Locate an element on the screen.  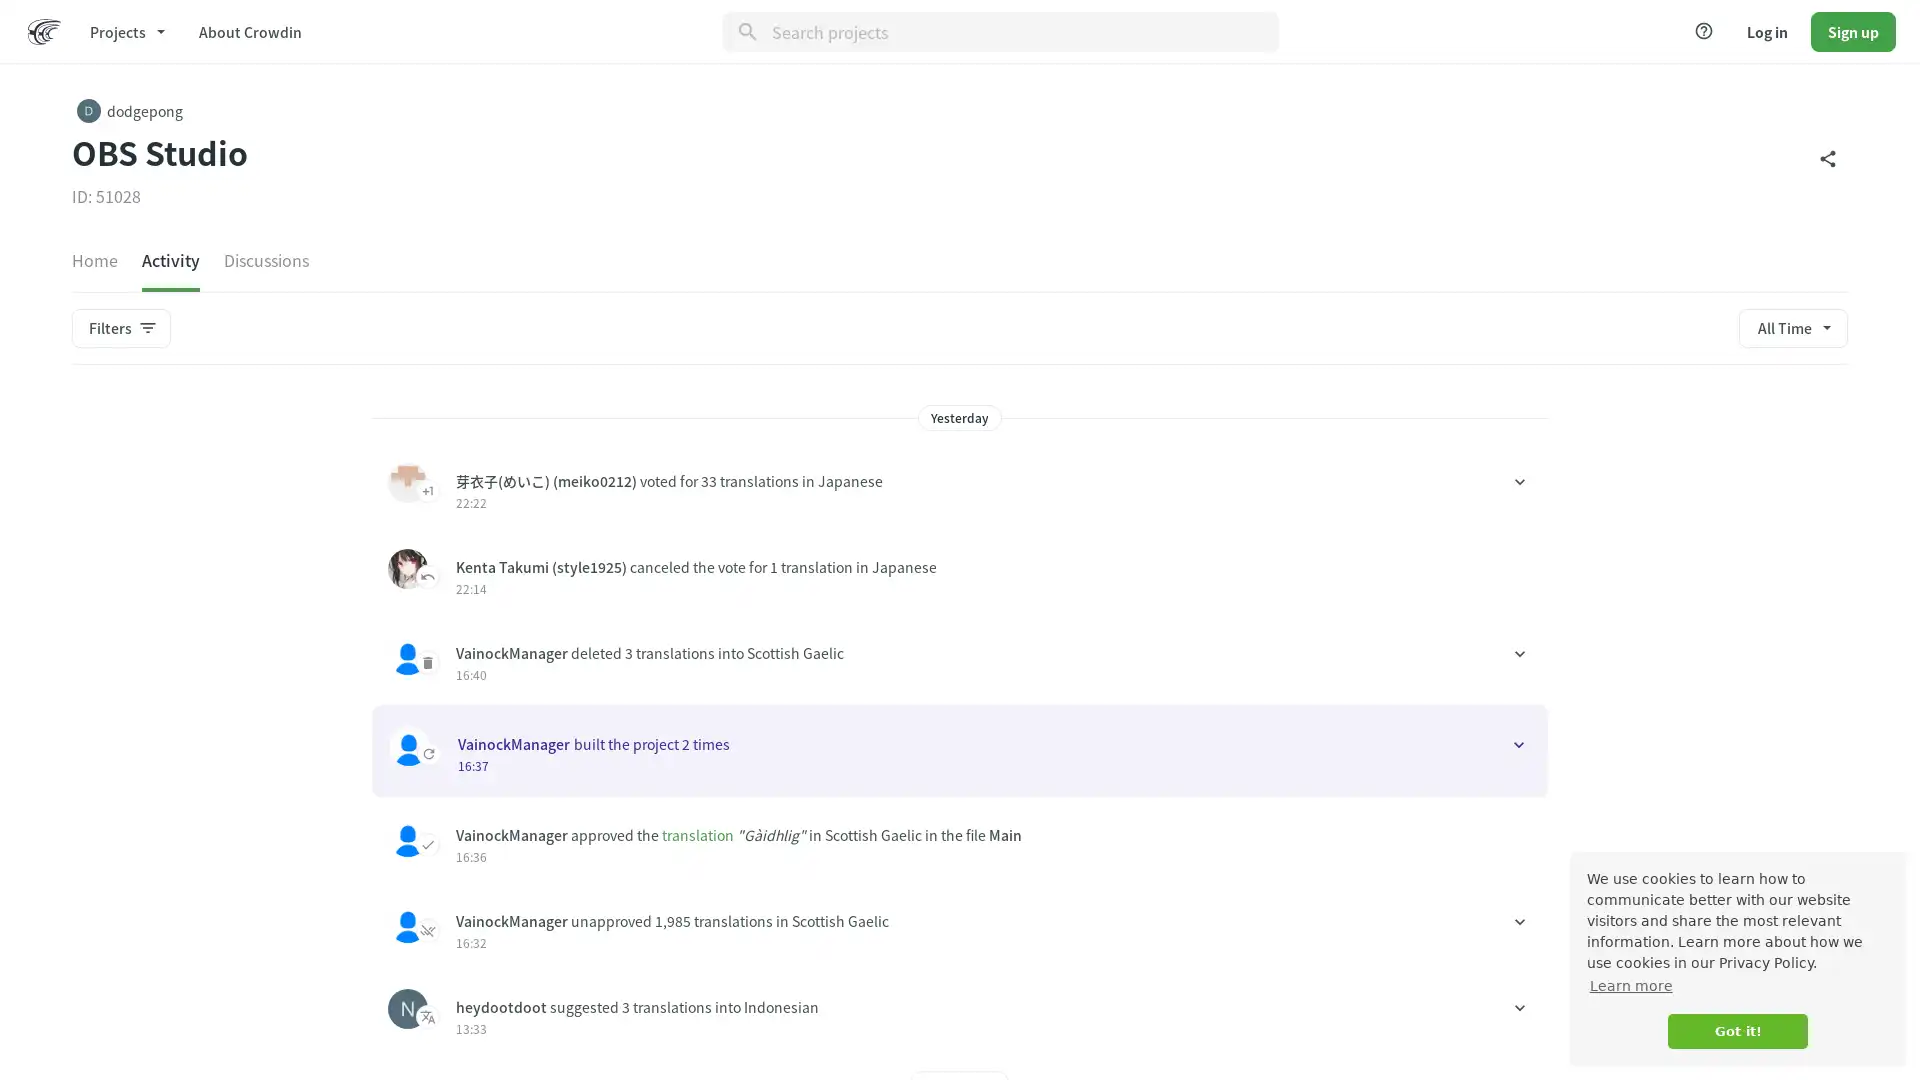
learn more about cookies is located at coordinates (1630, 985).